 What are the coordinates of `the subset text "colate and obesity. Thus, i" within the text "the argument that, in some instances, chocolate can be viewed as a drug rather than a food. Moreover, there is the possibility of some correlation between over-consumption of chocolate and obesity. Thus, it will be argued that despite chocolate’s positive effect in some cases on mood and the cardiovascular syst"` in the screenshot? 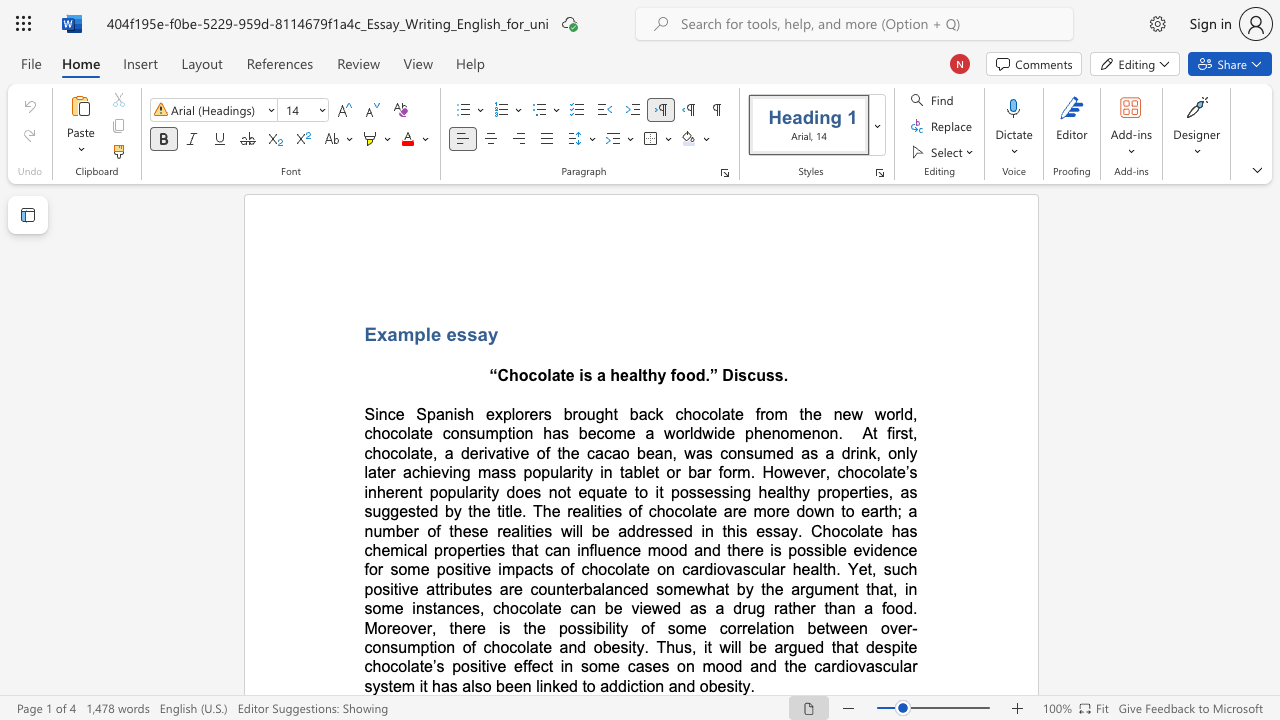 It's located at (509, 647).